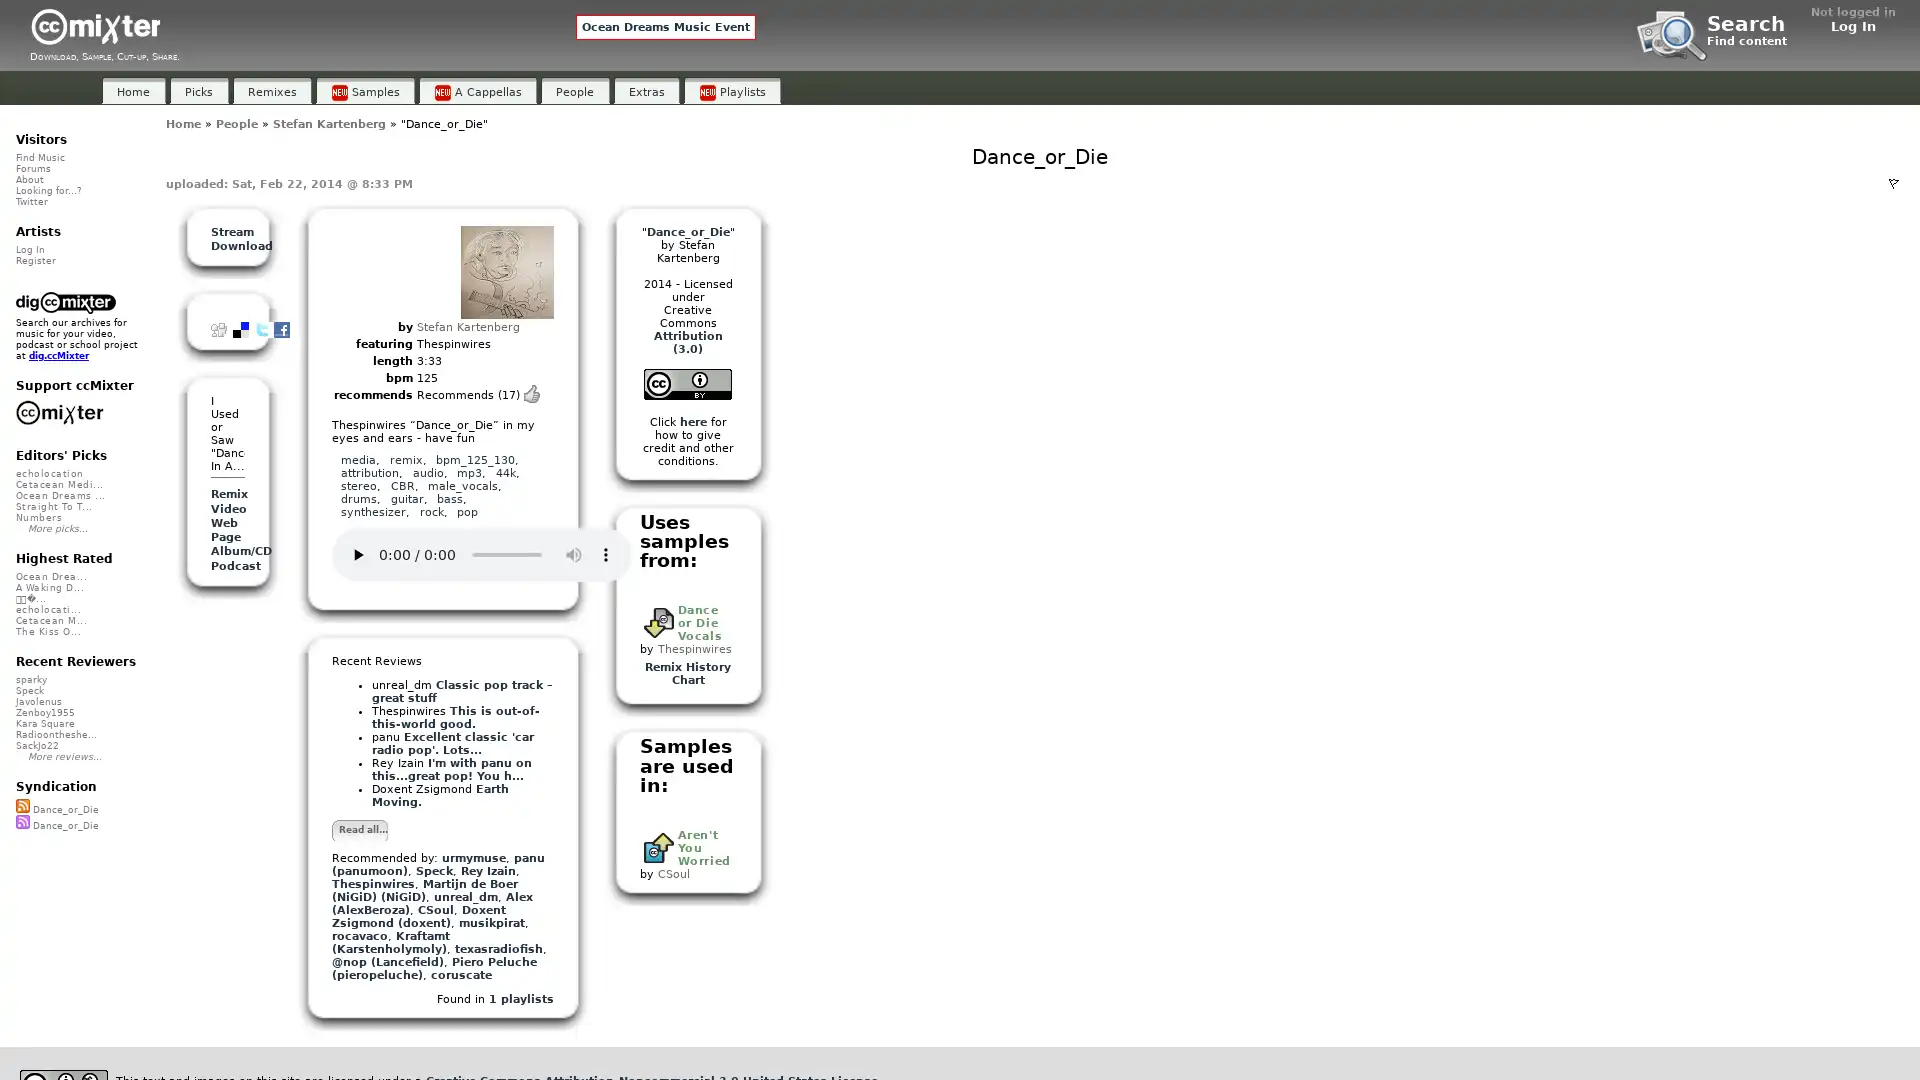  What do you see at coordinates (604, 554) in the screenshot?
I see `show more media controls` at bounding box center [604, 554].